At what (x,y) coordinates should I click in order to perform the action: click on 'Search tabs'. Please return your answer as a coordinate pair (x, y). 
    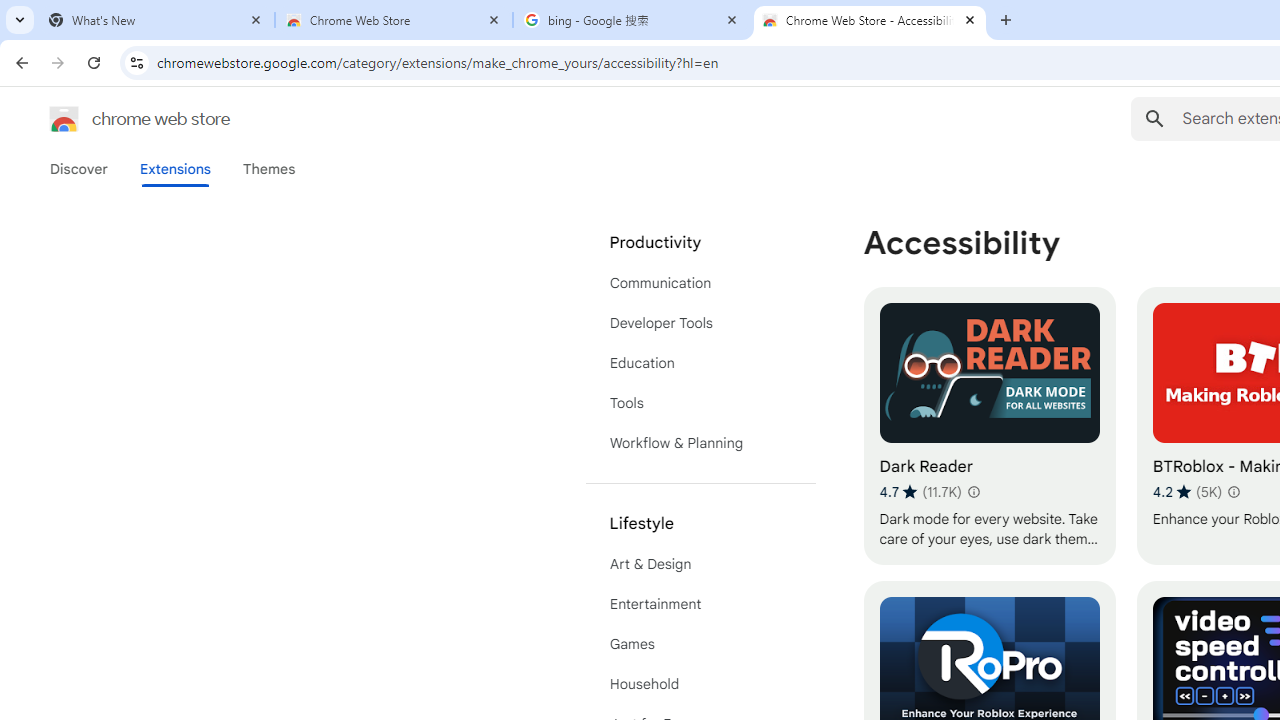
    Looking at the image, I should click on (20, 20).